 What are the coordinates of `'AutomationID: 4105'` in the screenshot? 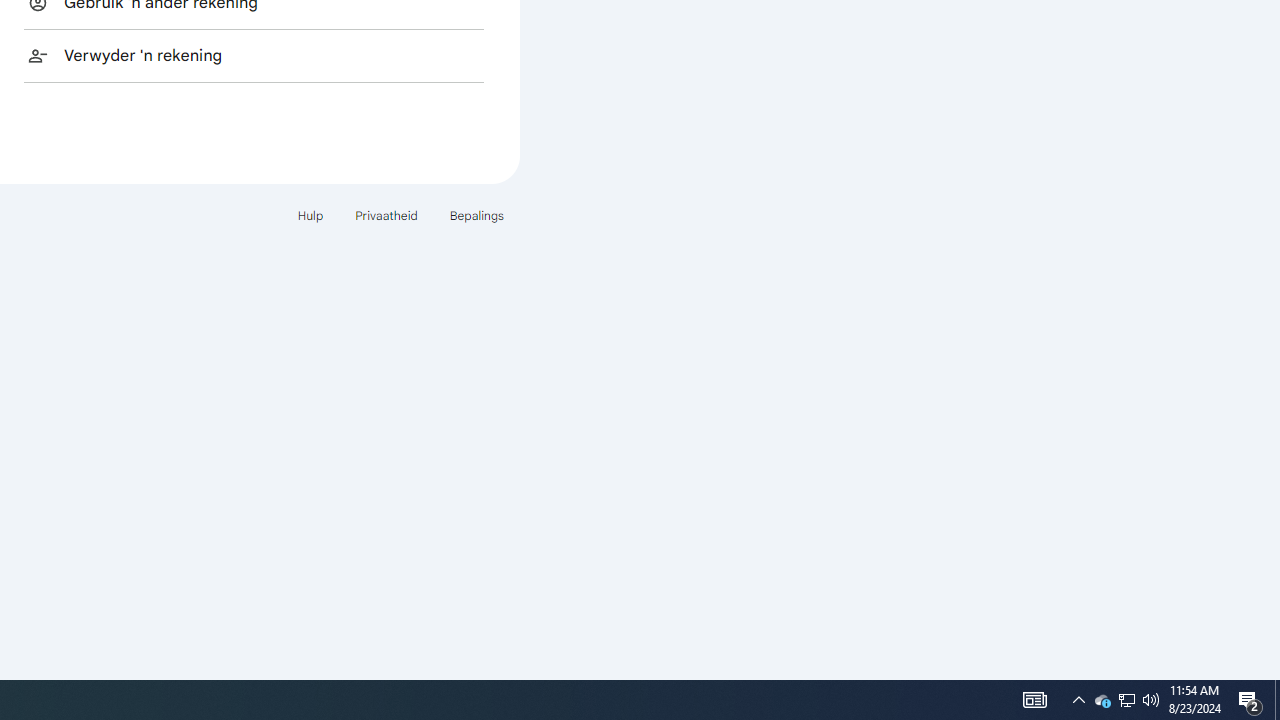 It's located at (1034, 698).